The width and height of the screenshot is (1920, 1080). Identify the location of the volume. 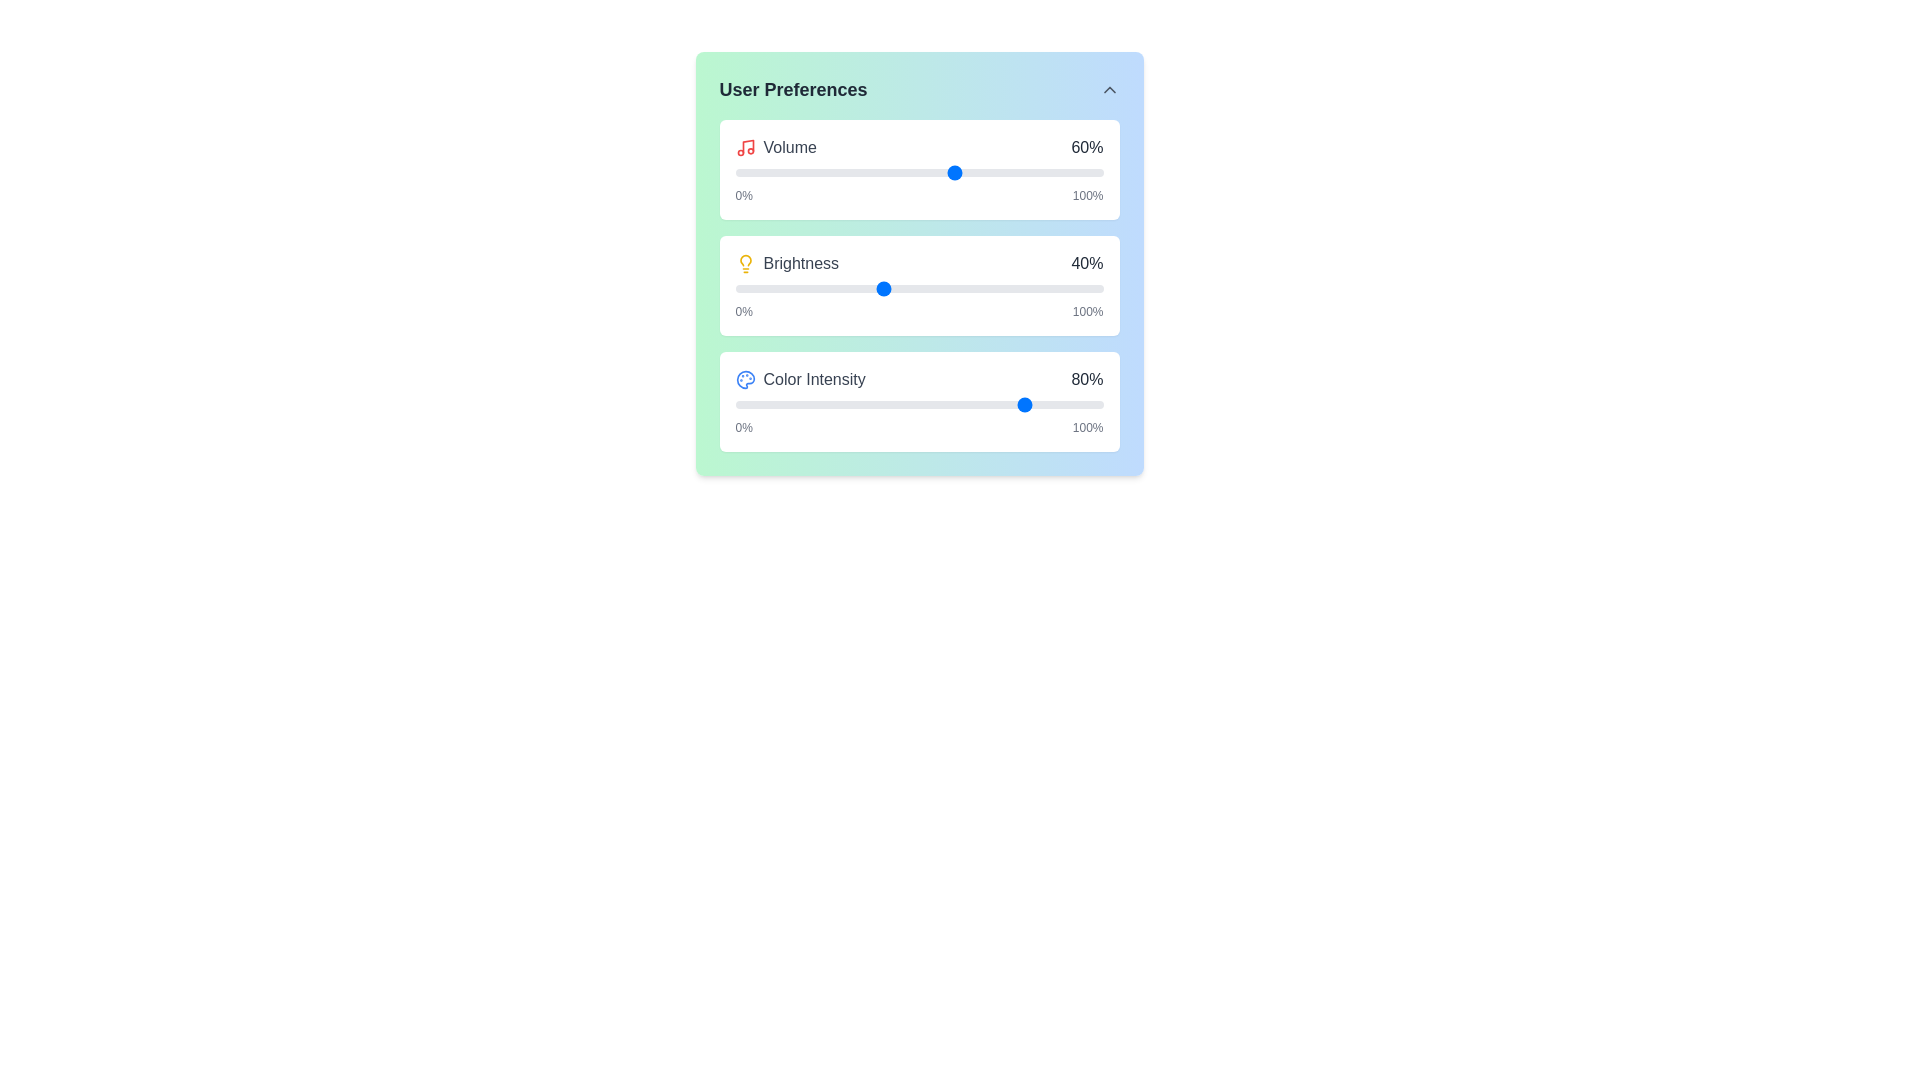
(933, 172).